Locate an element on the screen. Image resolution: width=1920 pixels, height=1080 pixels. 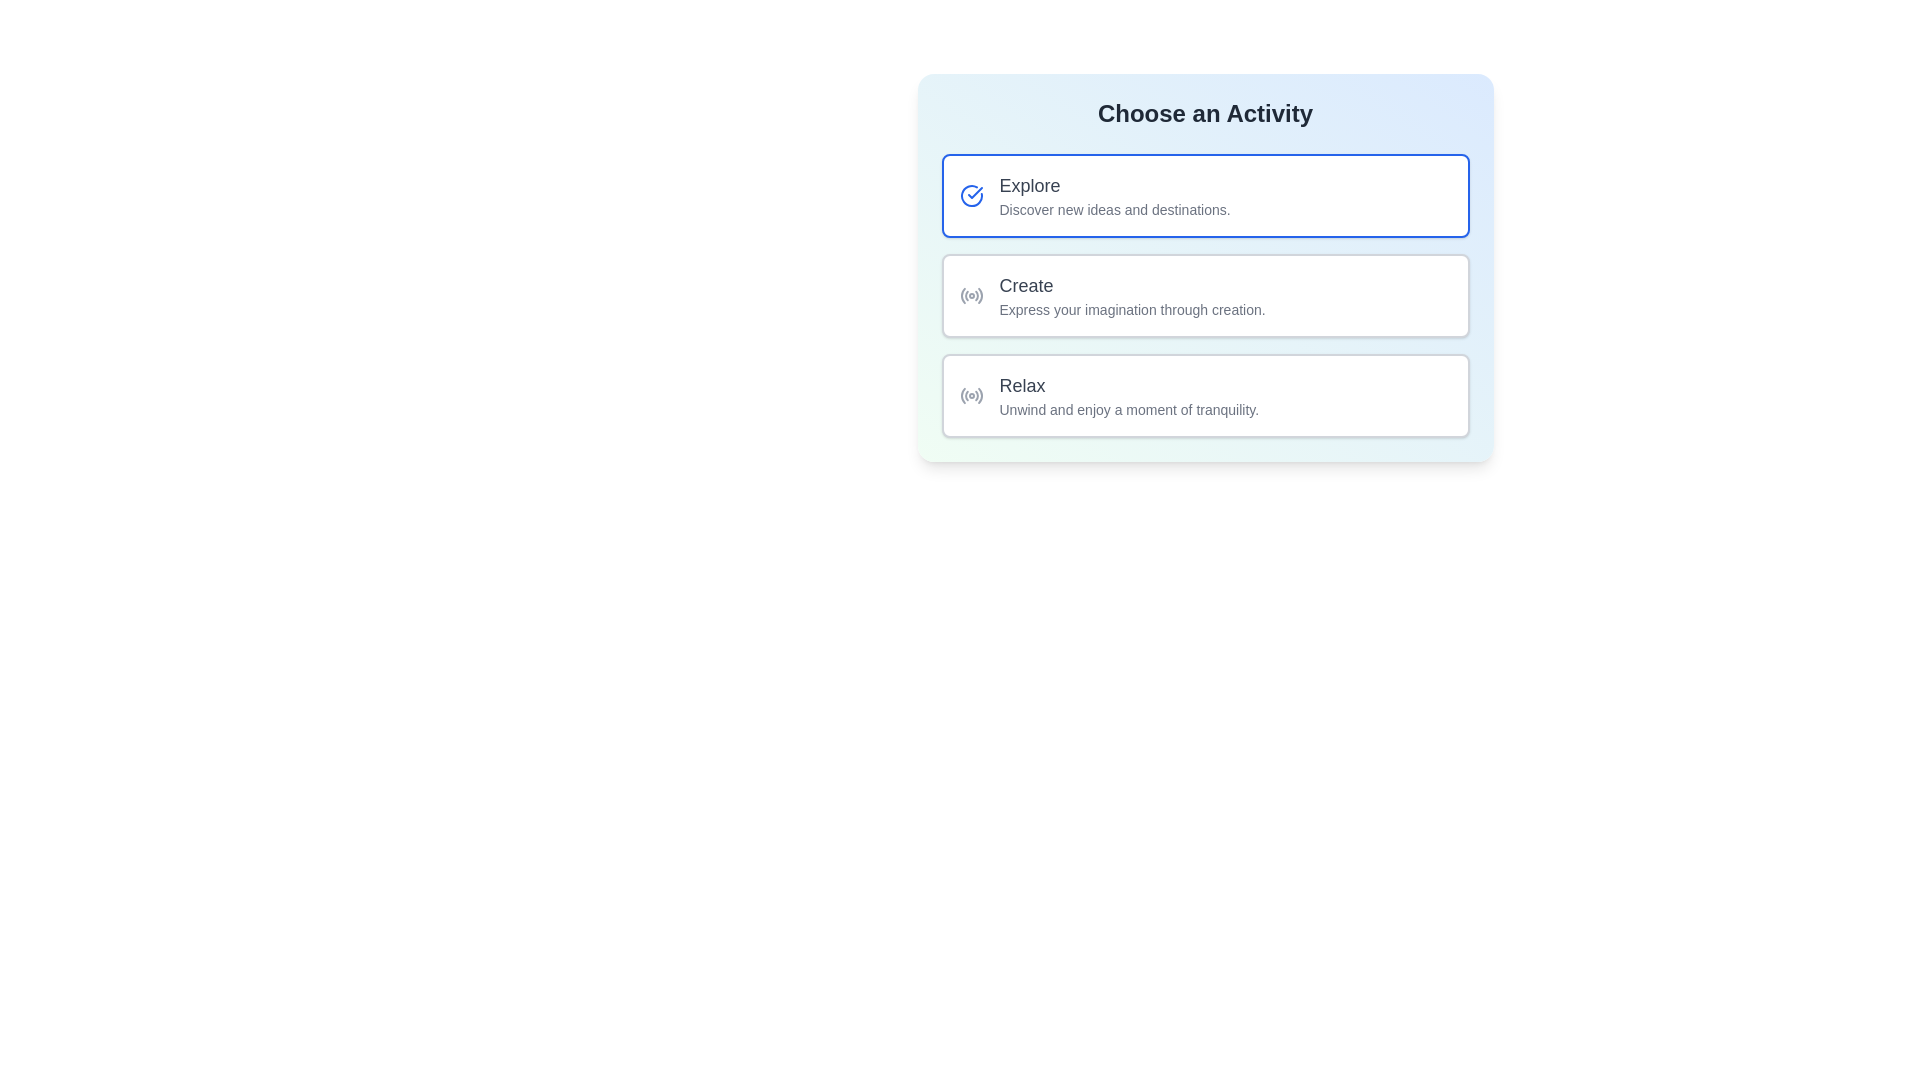
the 'Create' interactive card is located at coordinates (1204, 296).